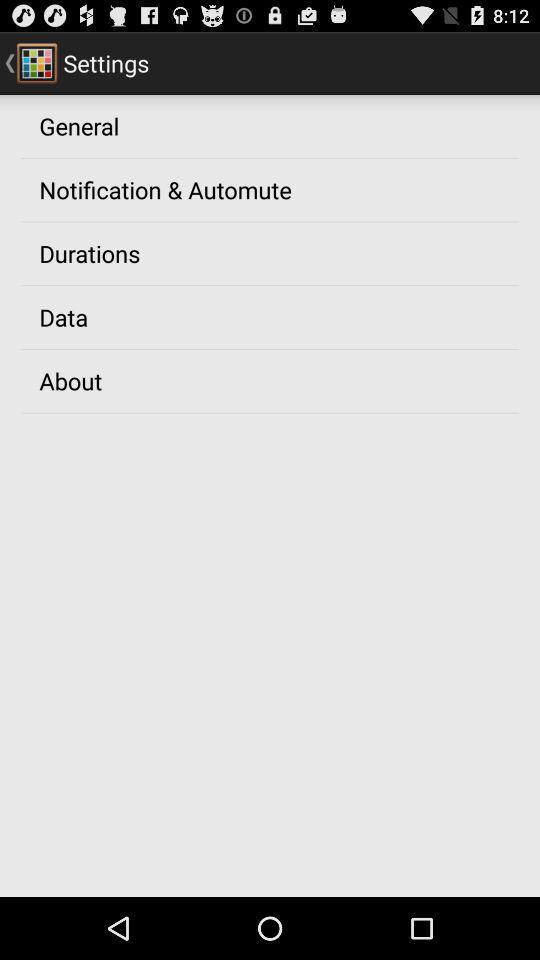 The height and width of the screenshot is (960, 540). I want to click on the item above the data icon, so click(88, 252).